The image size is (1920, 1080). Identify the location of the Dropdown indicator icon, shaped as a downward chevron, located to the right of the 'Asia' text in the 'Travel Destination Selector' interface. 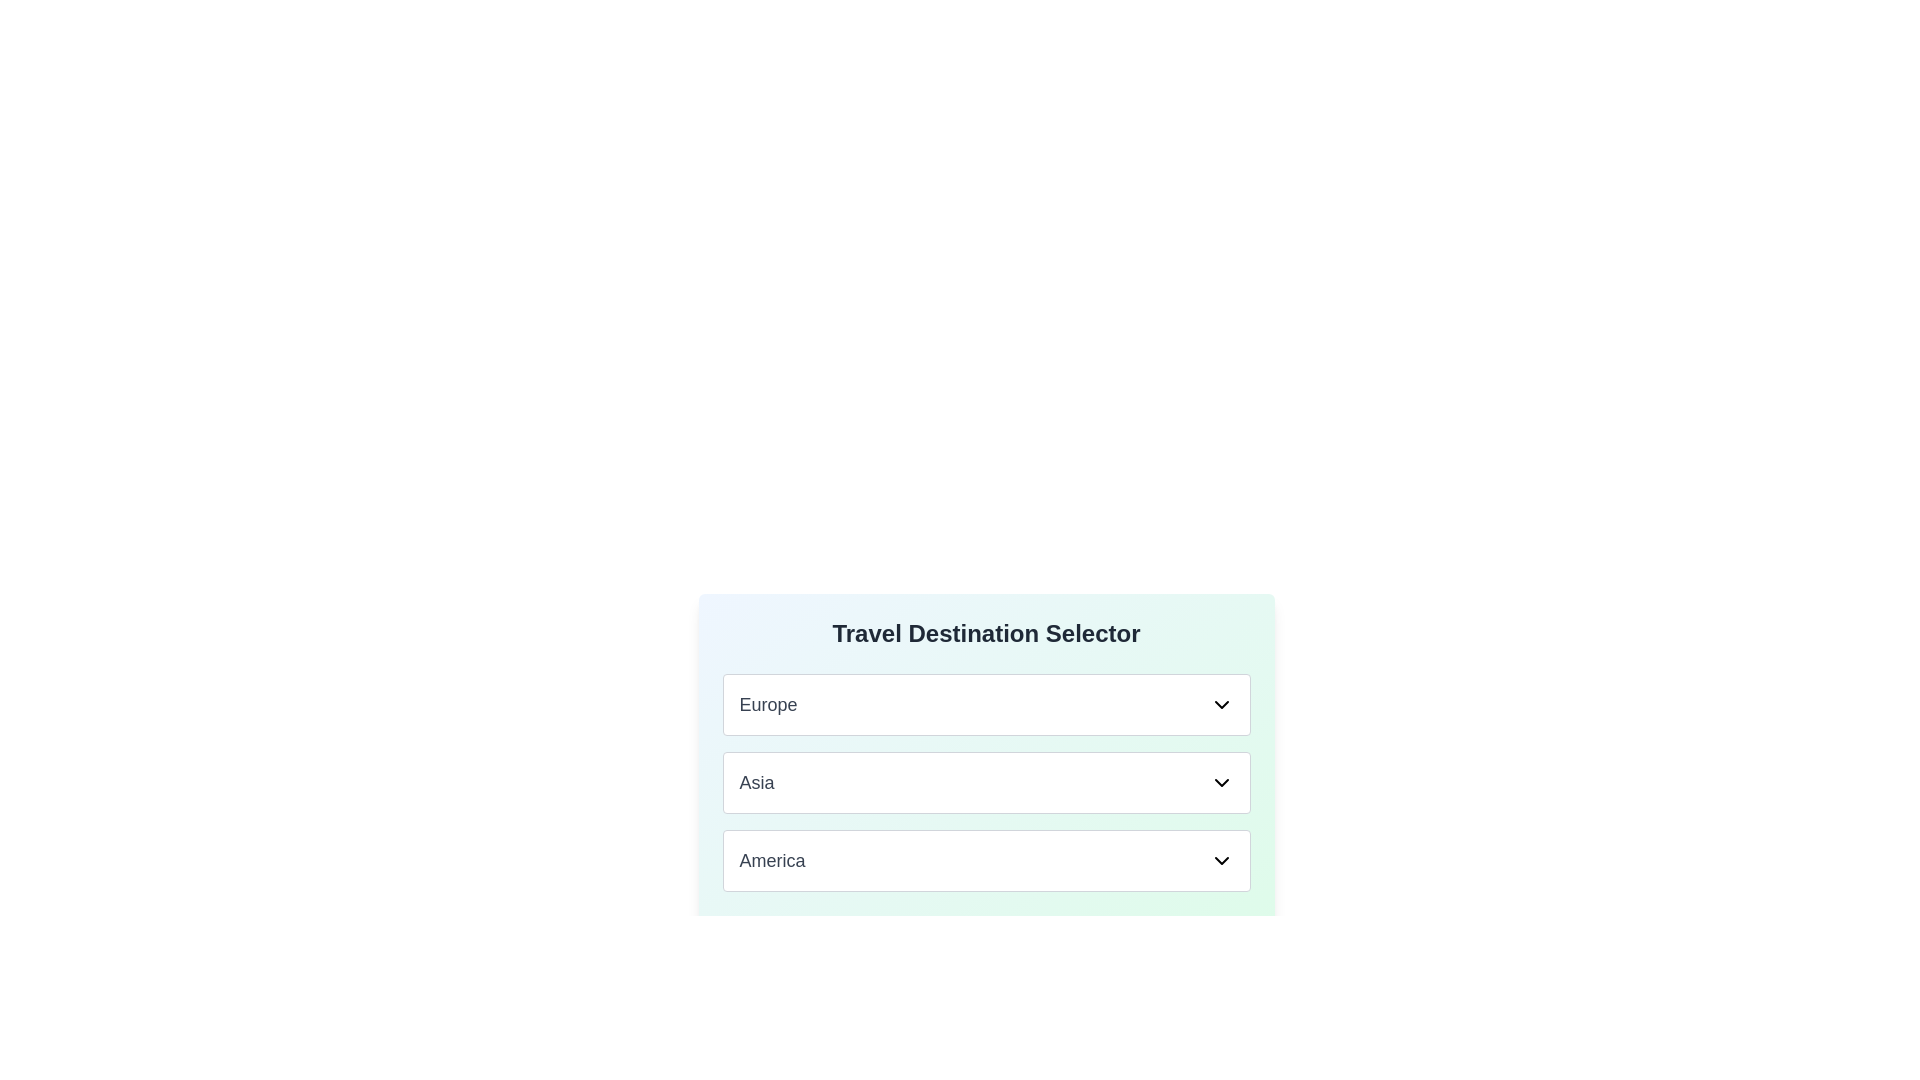
(1220, 782).